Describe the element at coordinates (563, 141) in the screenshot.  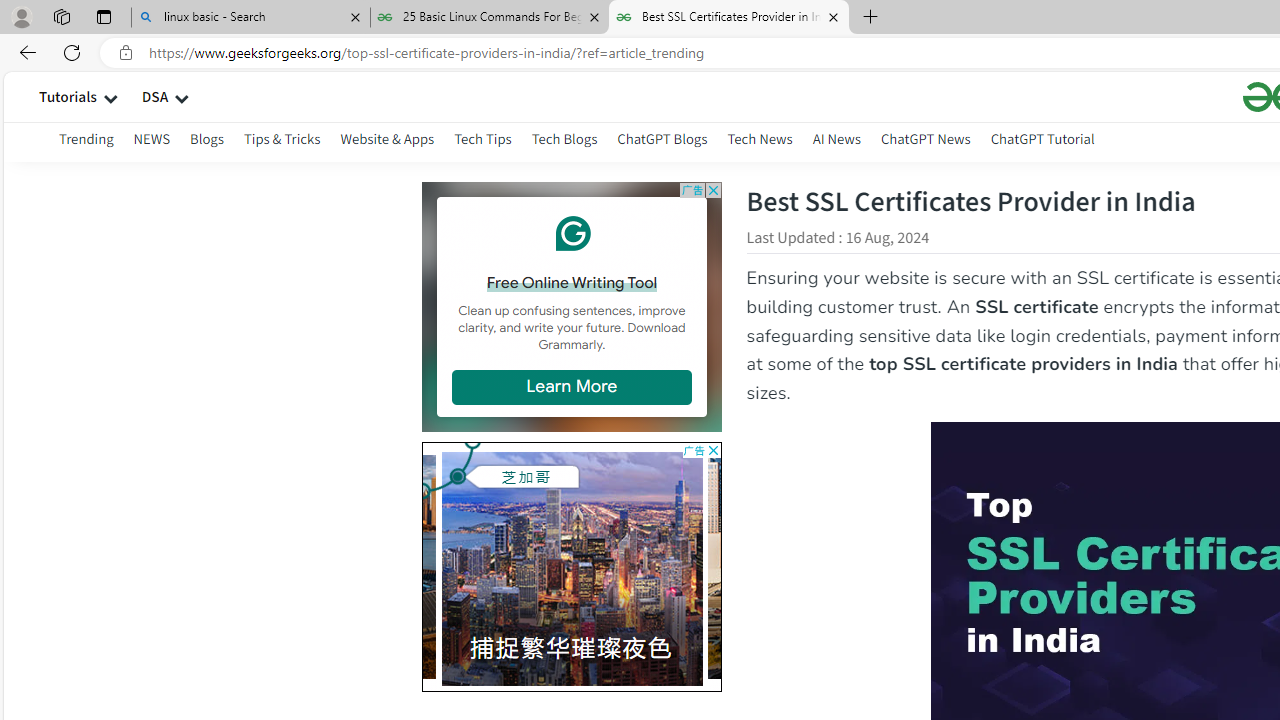
I see `'Tech Blogs'` at that location.